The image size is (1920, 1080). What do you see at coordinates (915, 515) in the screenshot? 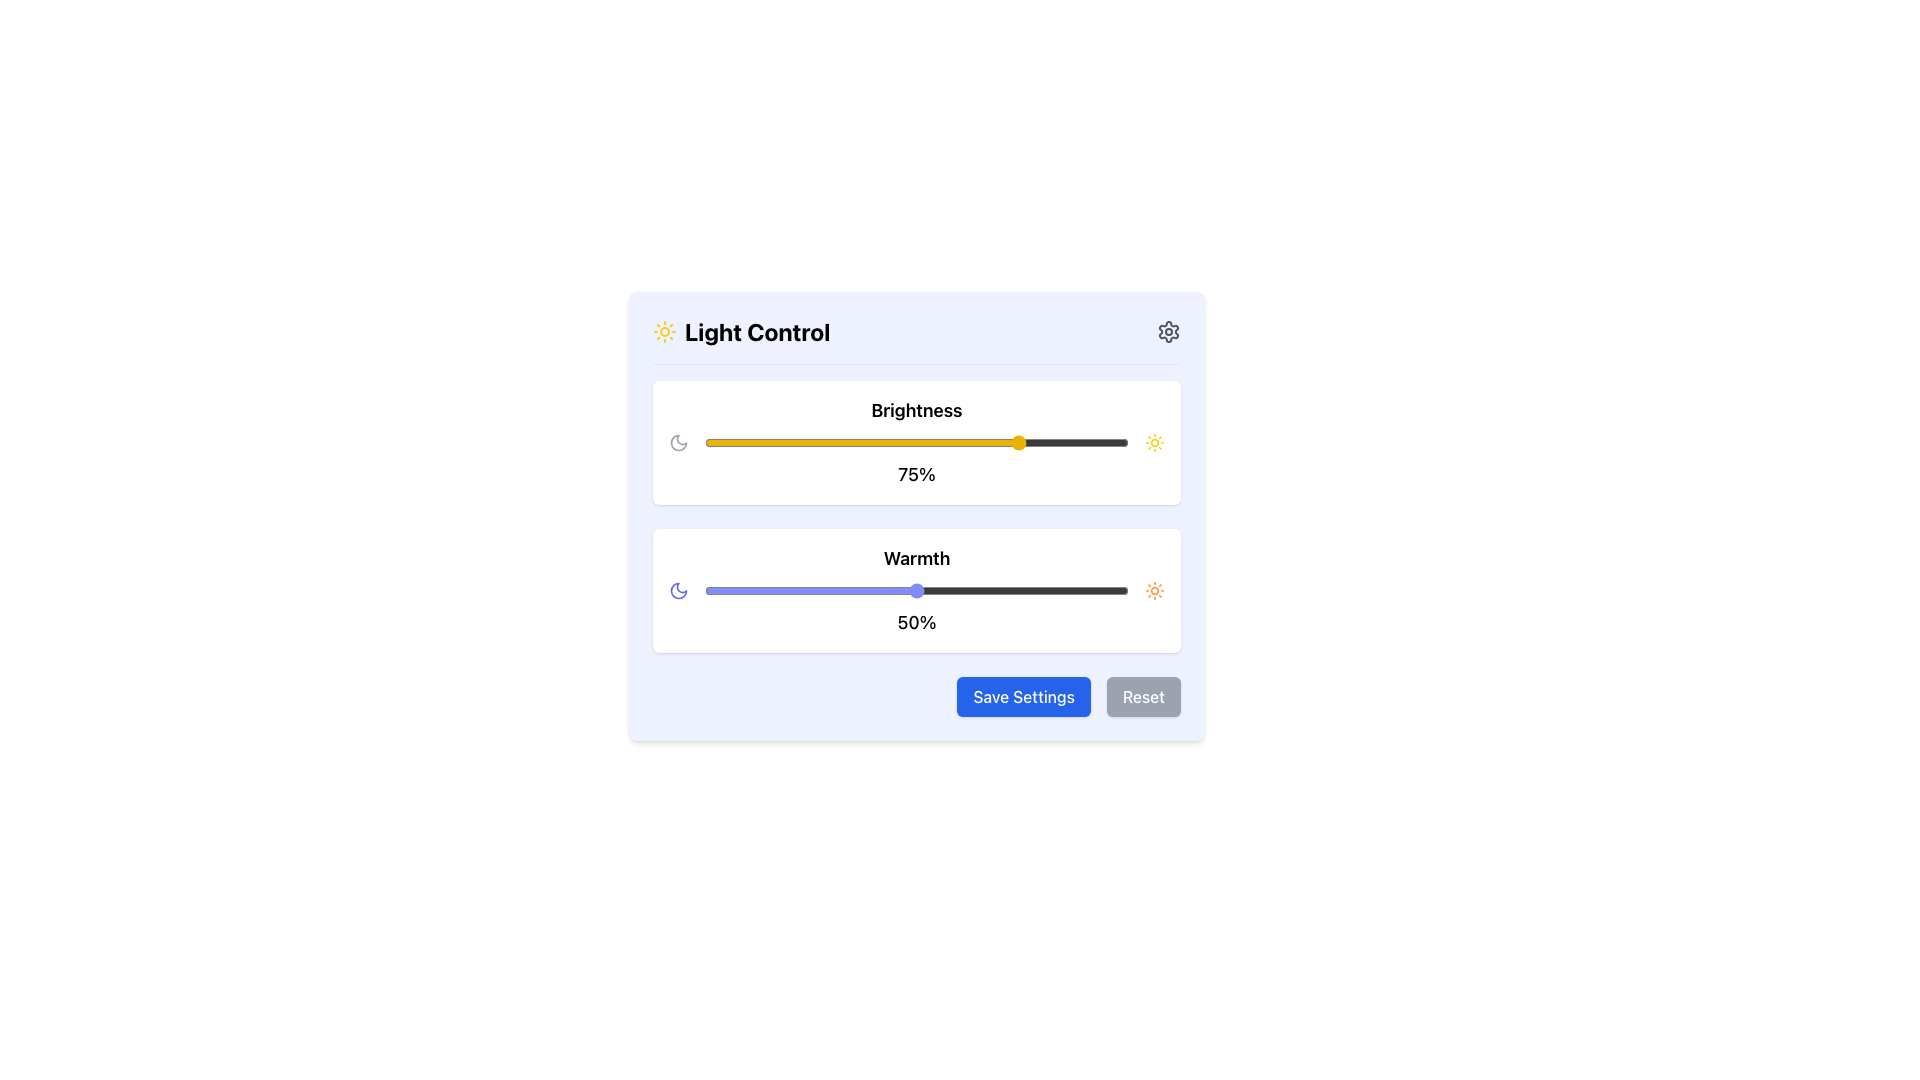
I see `the Grouped interactive components section` at bounding box center [915, 515].